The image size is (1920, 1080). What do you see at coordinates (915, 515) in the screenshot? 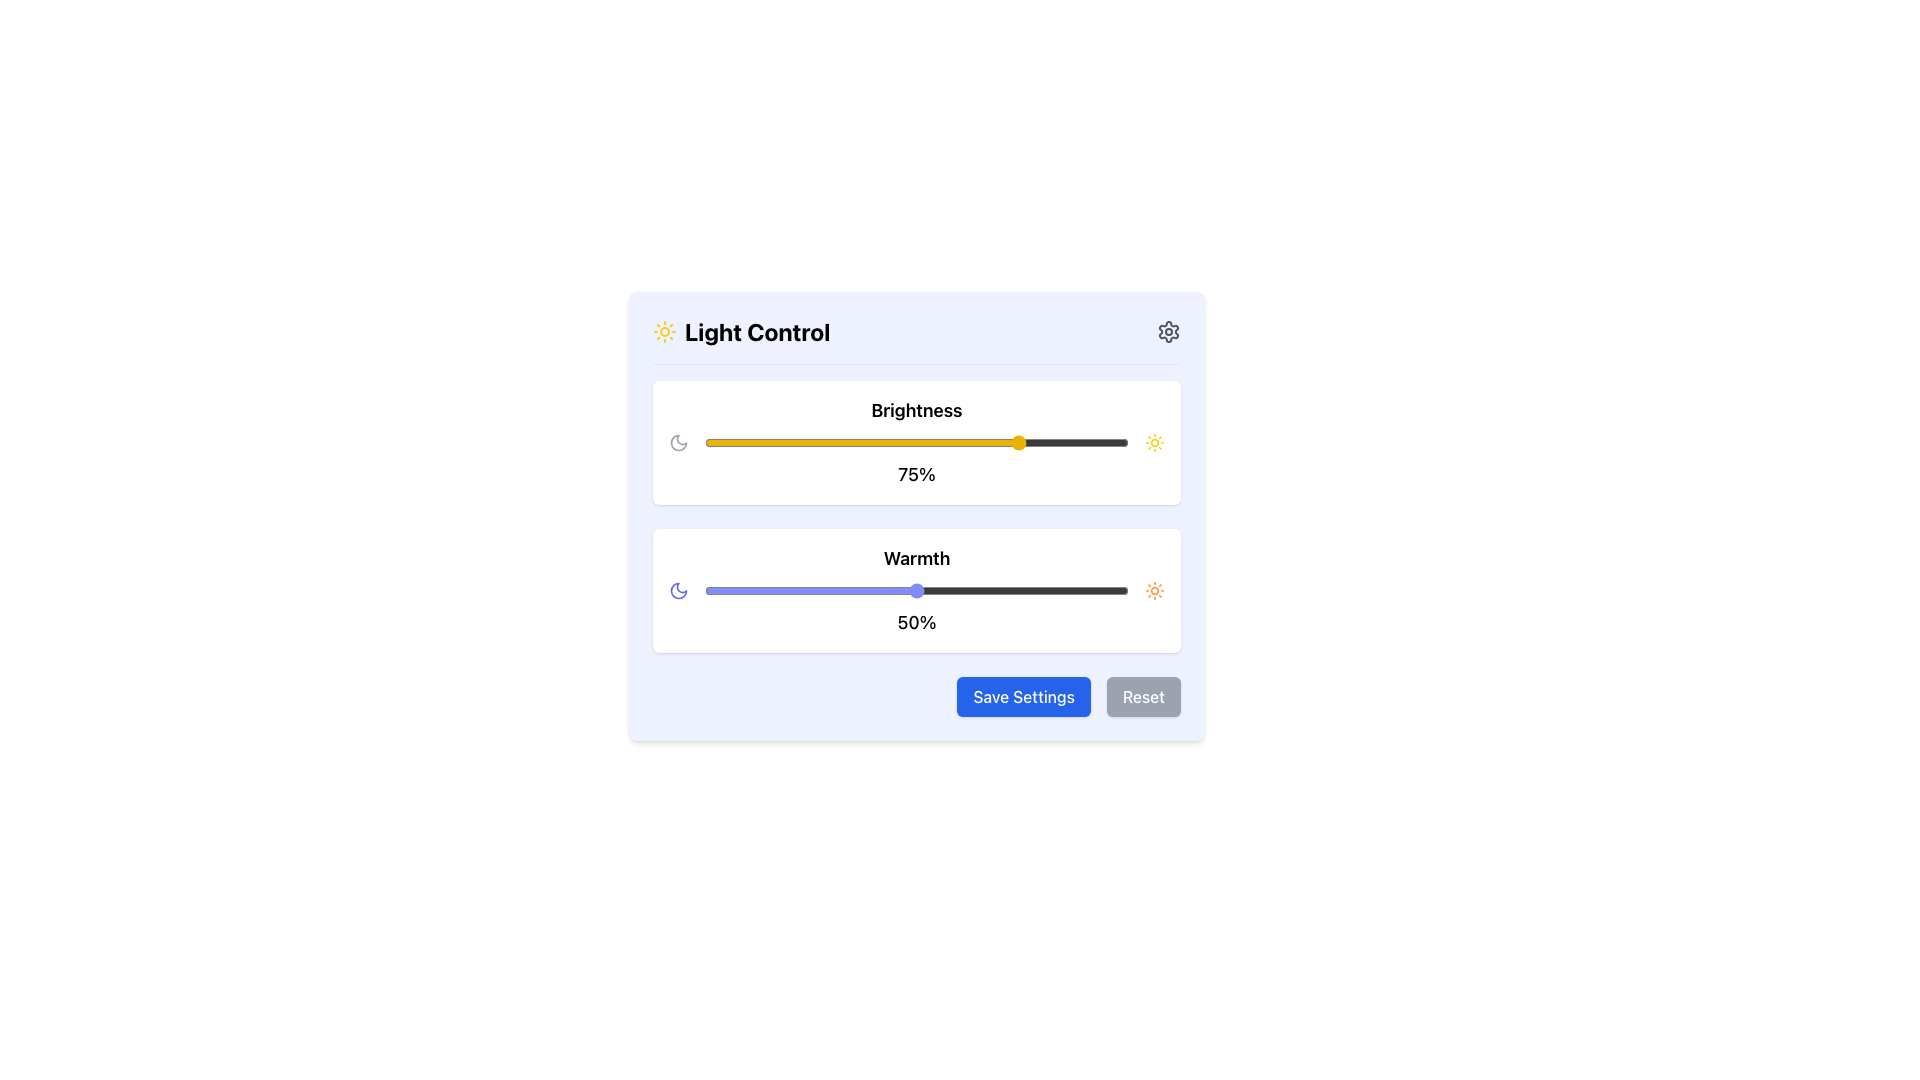
I see `the Grouped interactive components section` at bounding box center [915, 515].